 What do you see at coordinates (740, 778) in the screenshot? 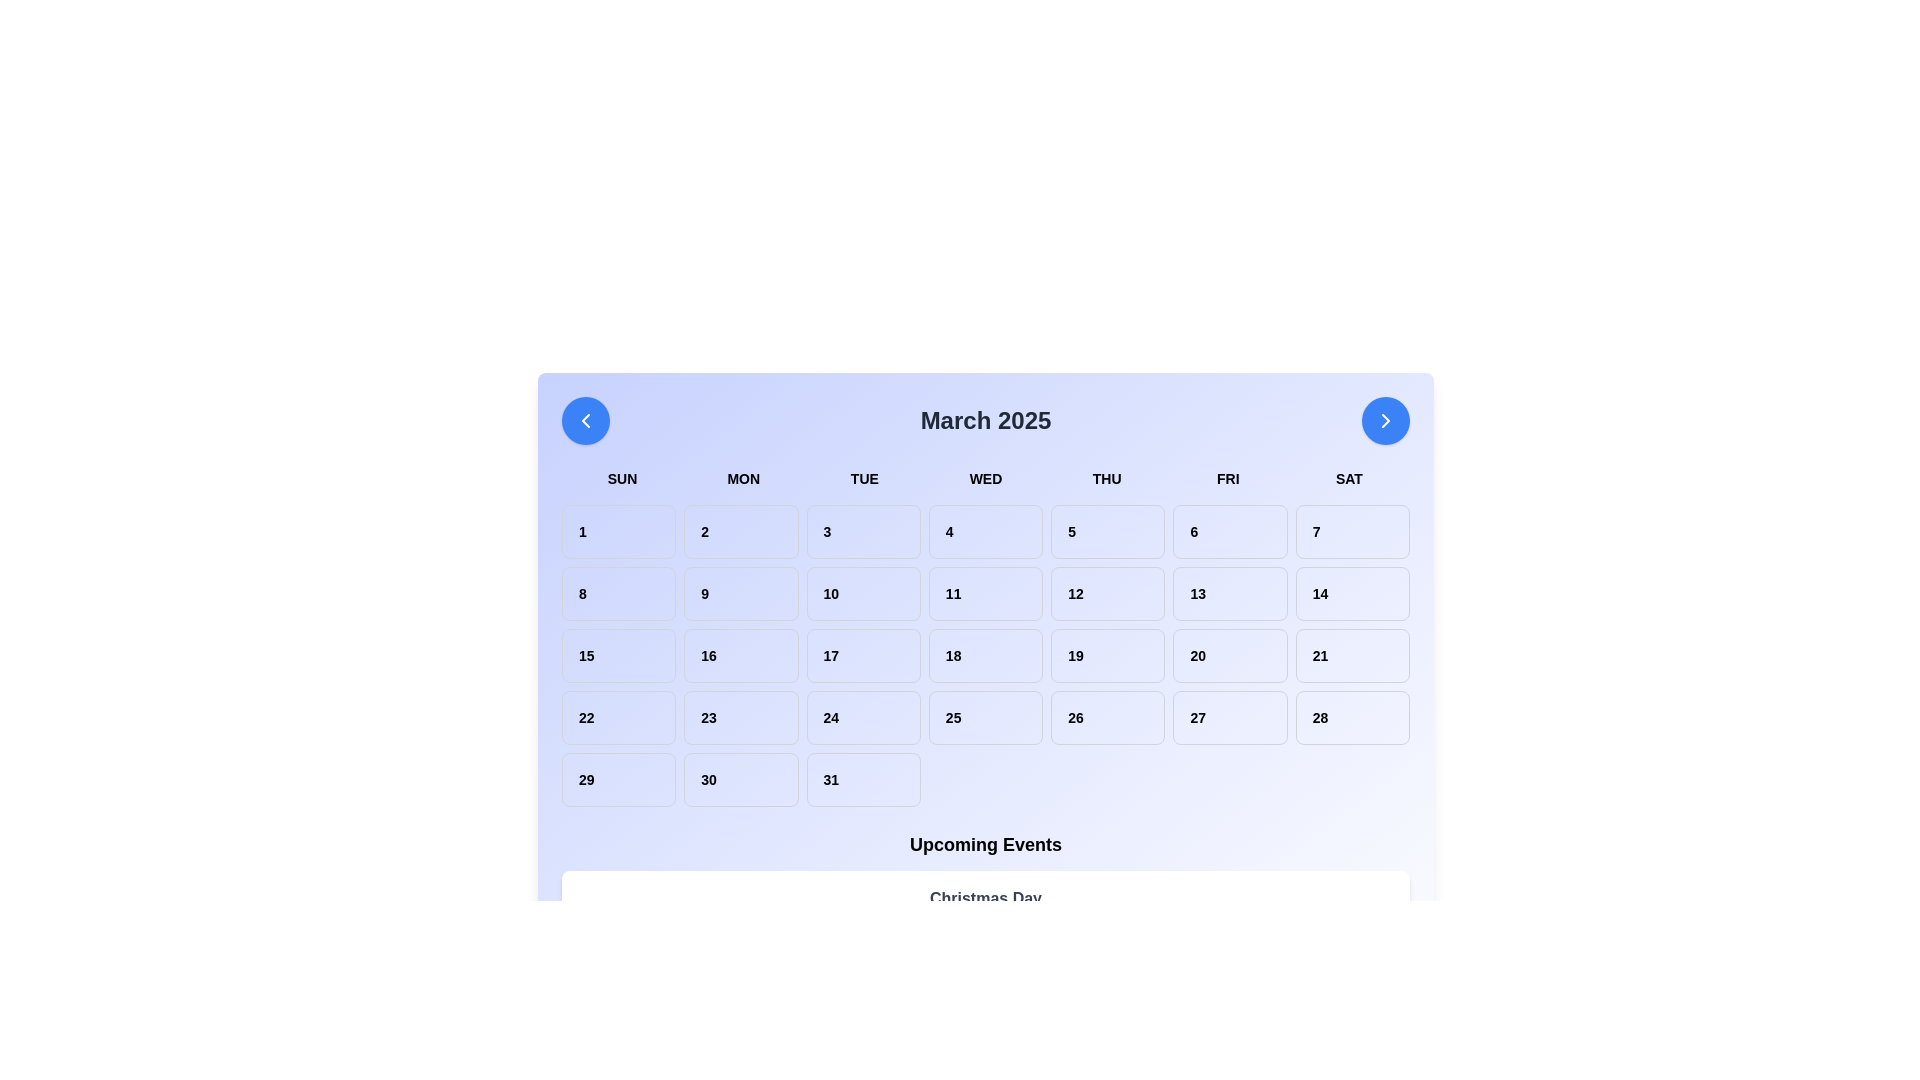
I see `the date '30' displayed on the calendar, located at the bottom row of the calendar grid for March 2025, to read the date` at bounding box center [740, 778].